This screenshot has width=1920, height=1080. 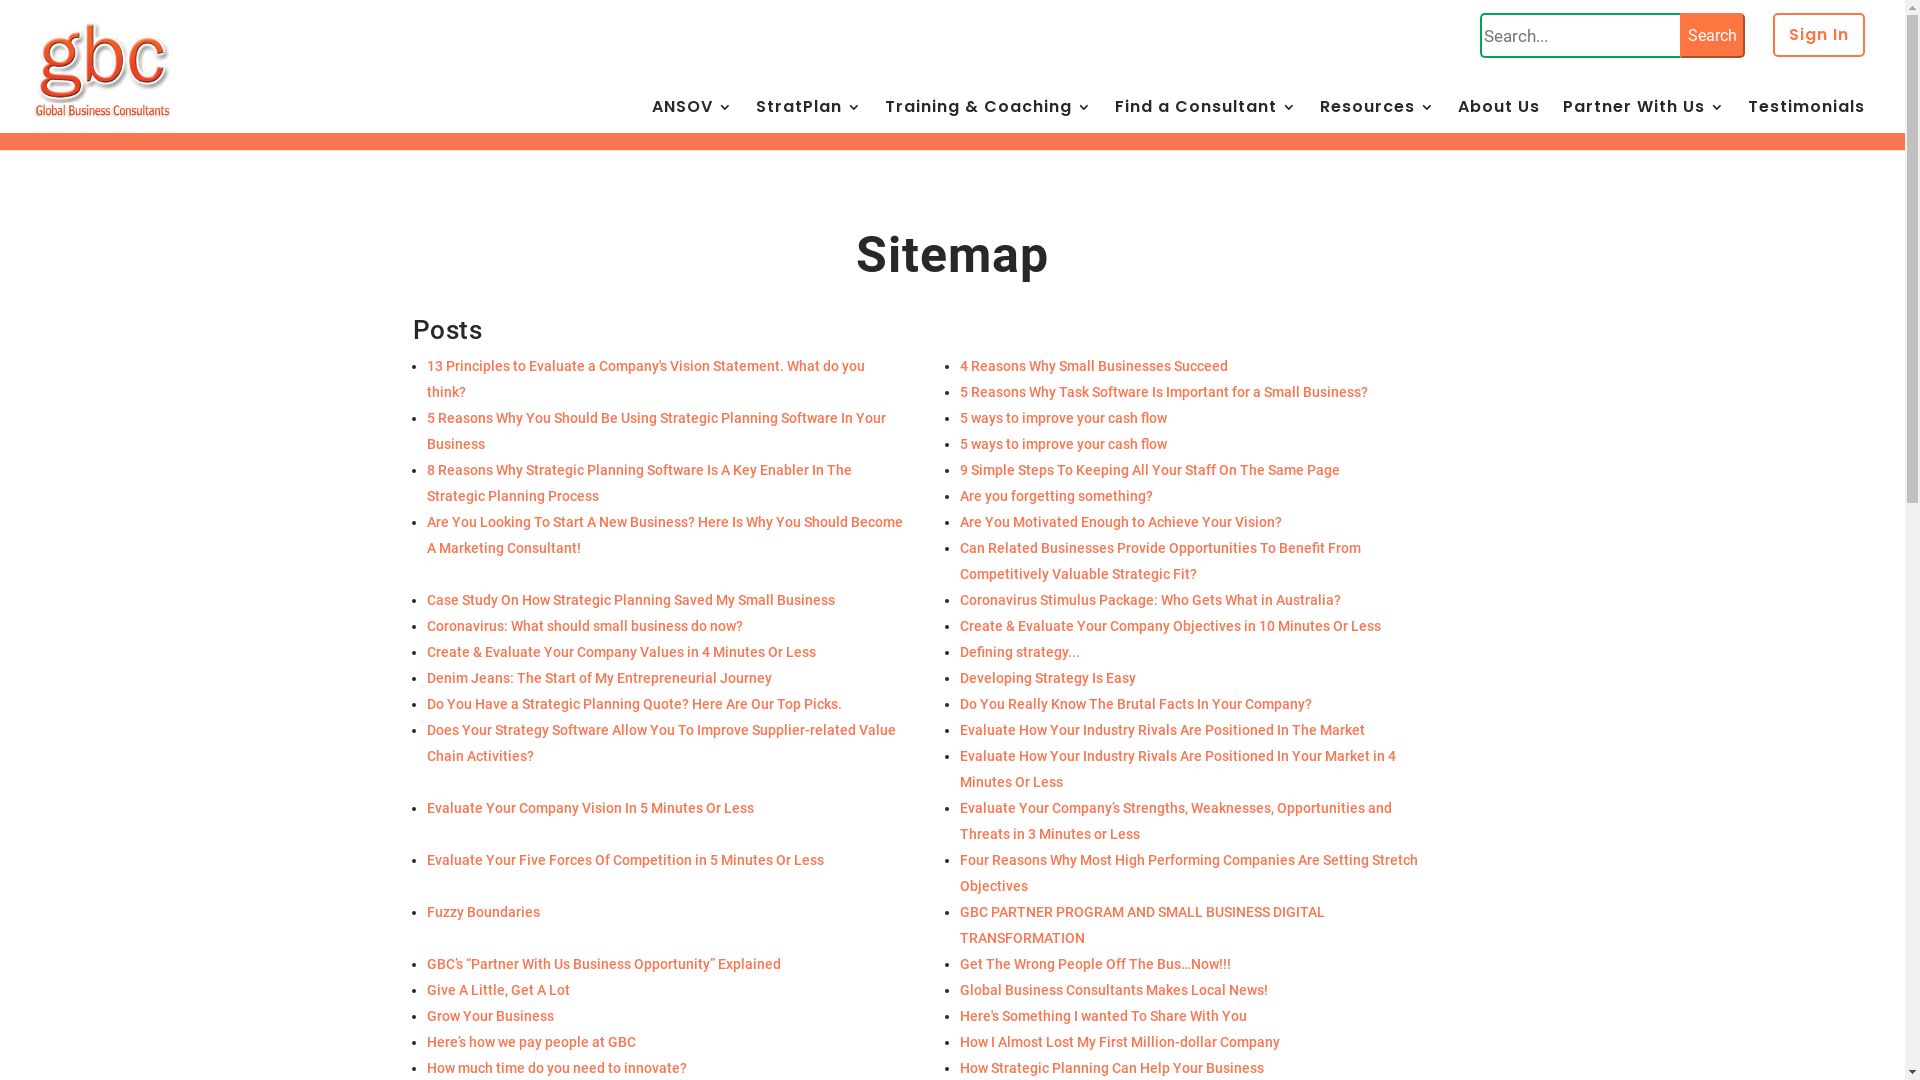 I want to click on 'Training & Coaching', so click(x=988, y=119).